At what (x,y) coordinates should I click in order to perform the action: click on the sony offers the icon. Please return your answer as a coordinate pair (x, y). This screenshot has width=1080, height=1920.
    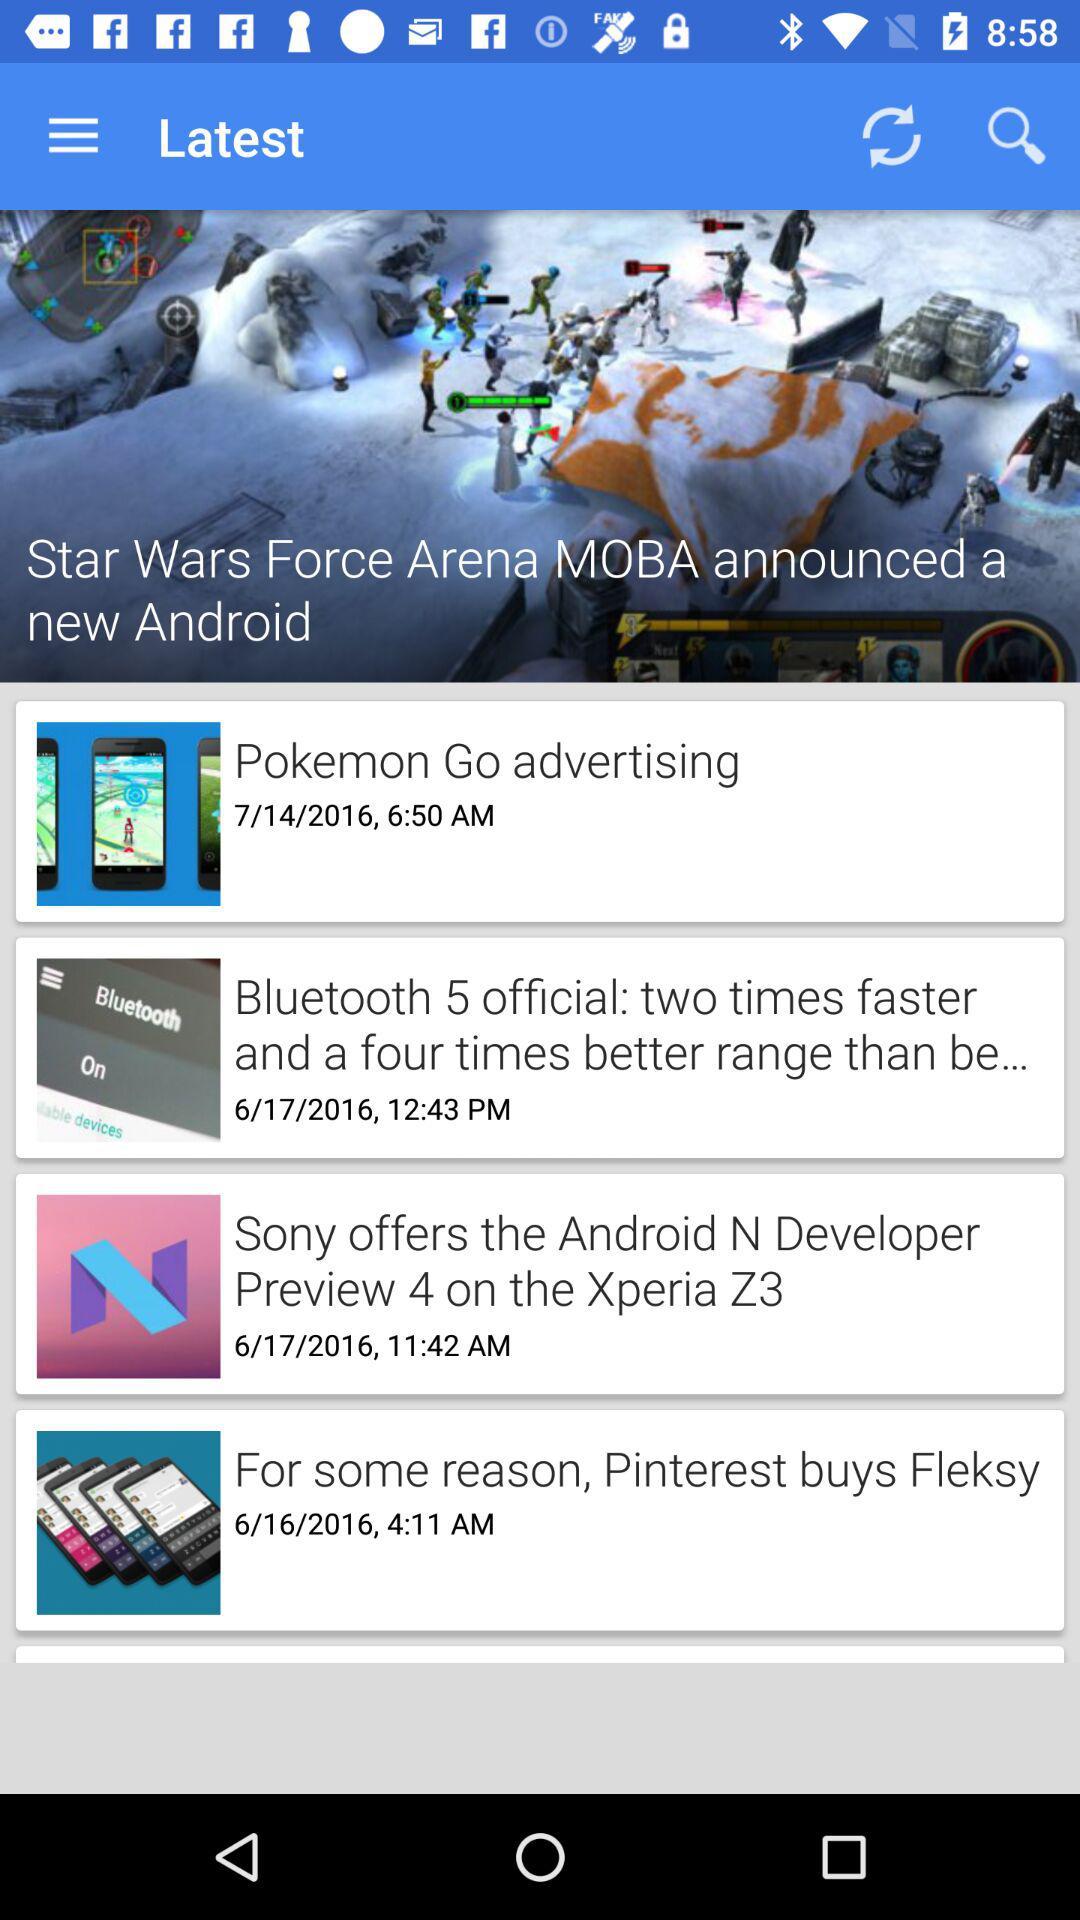
    Looking at the image, I should click on (631, 1257).